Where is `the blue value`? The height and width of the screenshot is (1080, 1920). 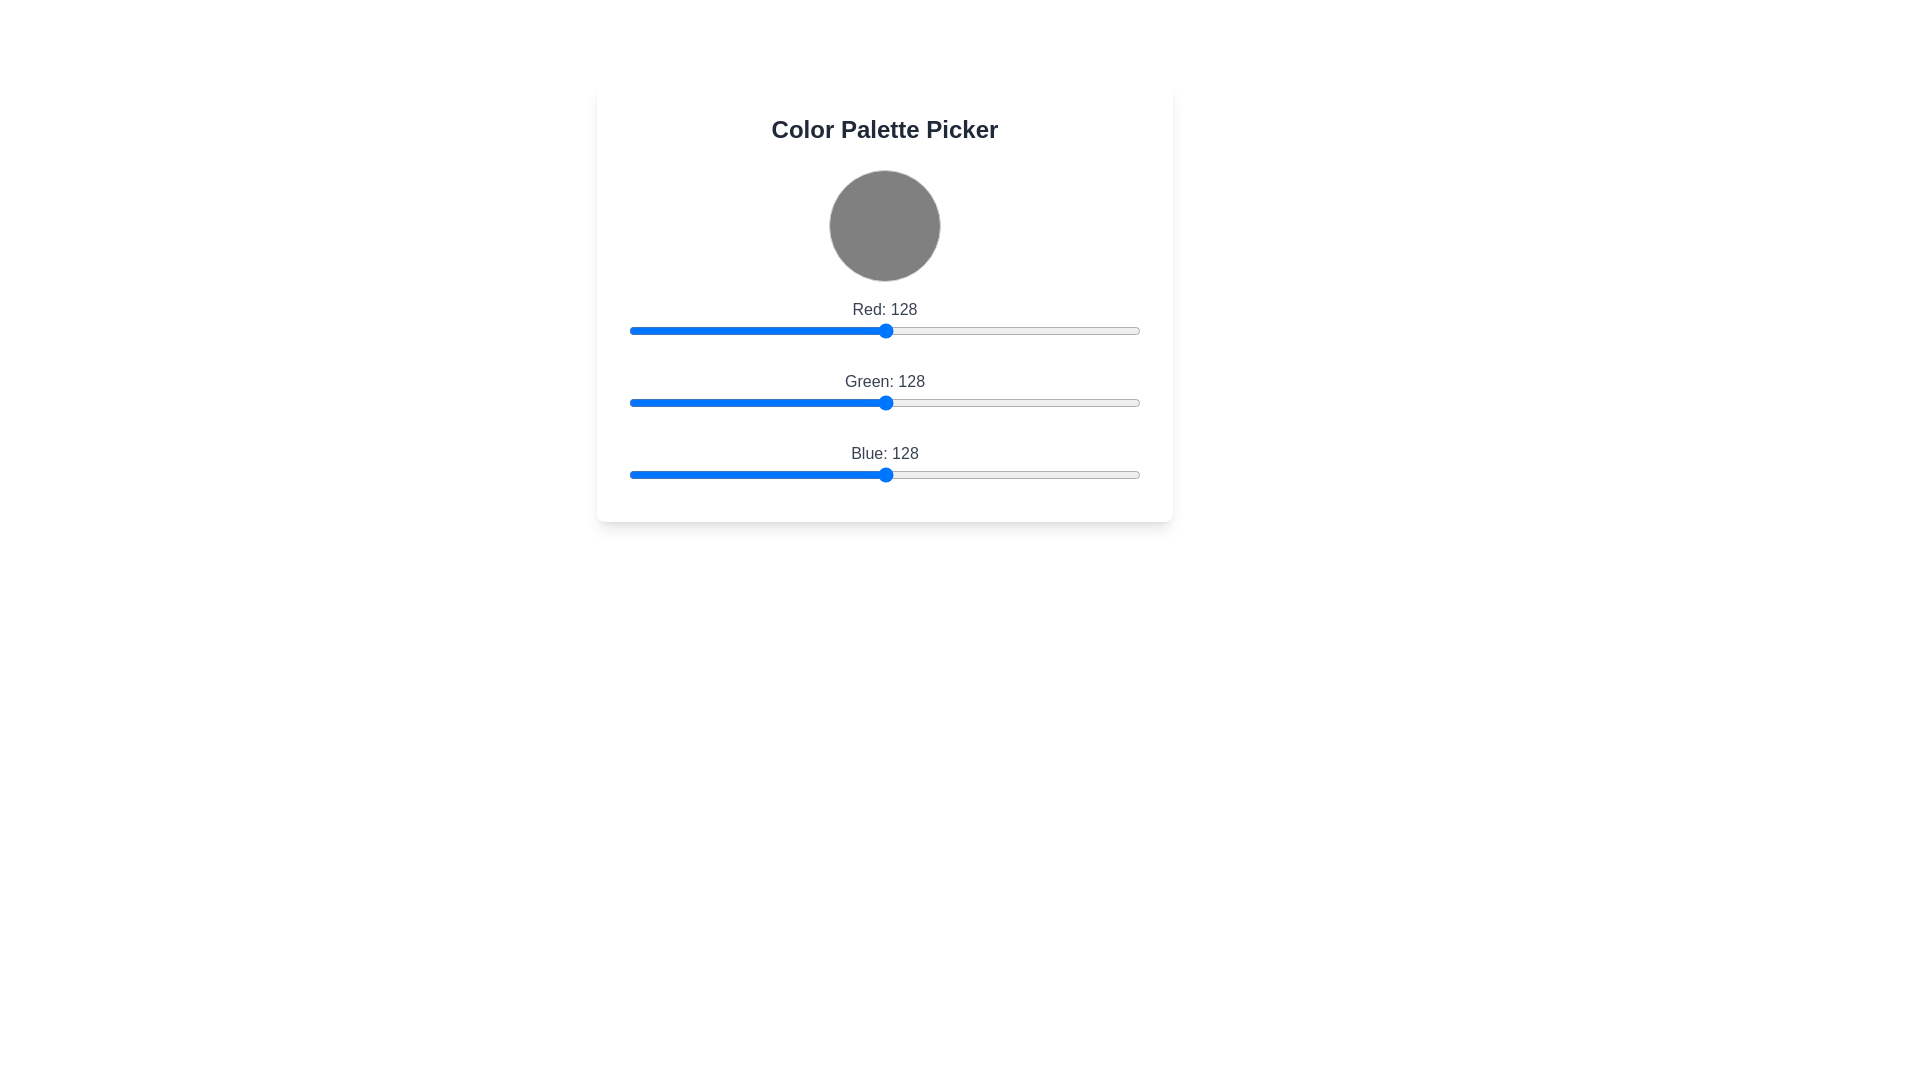 the blue value is located at coordinates (1051, 474).